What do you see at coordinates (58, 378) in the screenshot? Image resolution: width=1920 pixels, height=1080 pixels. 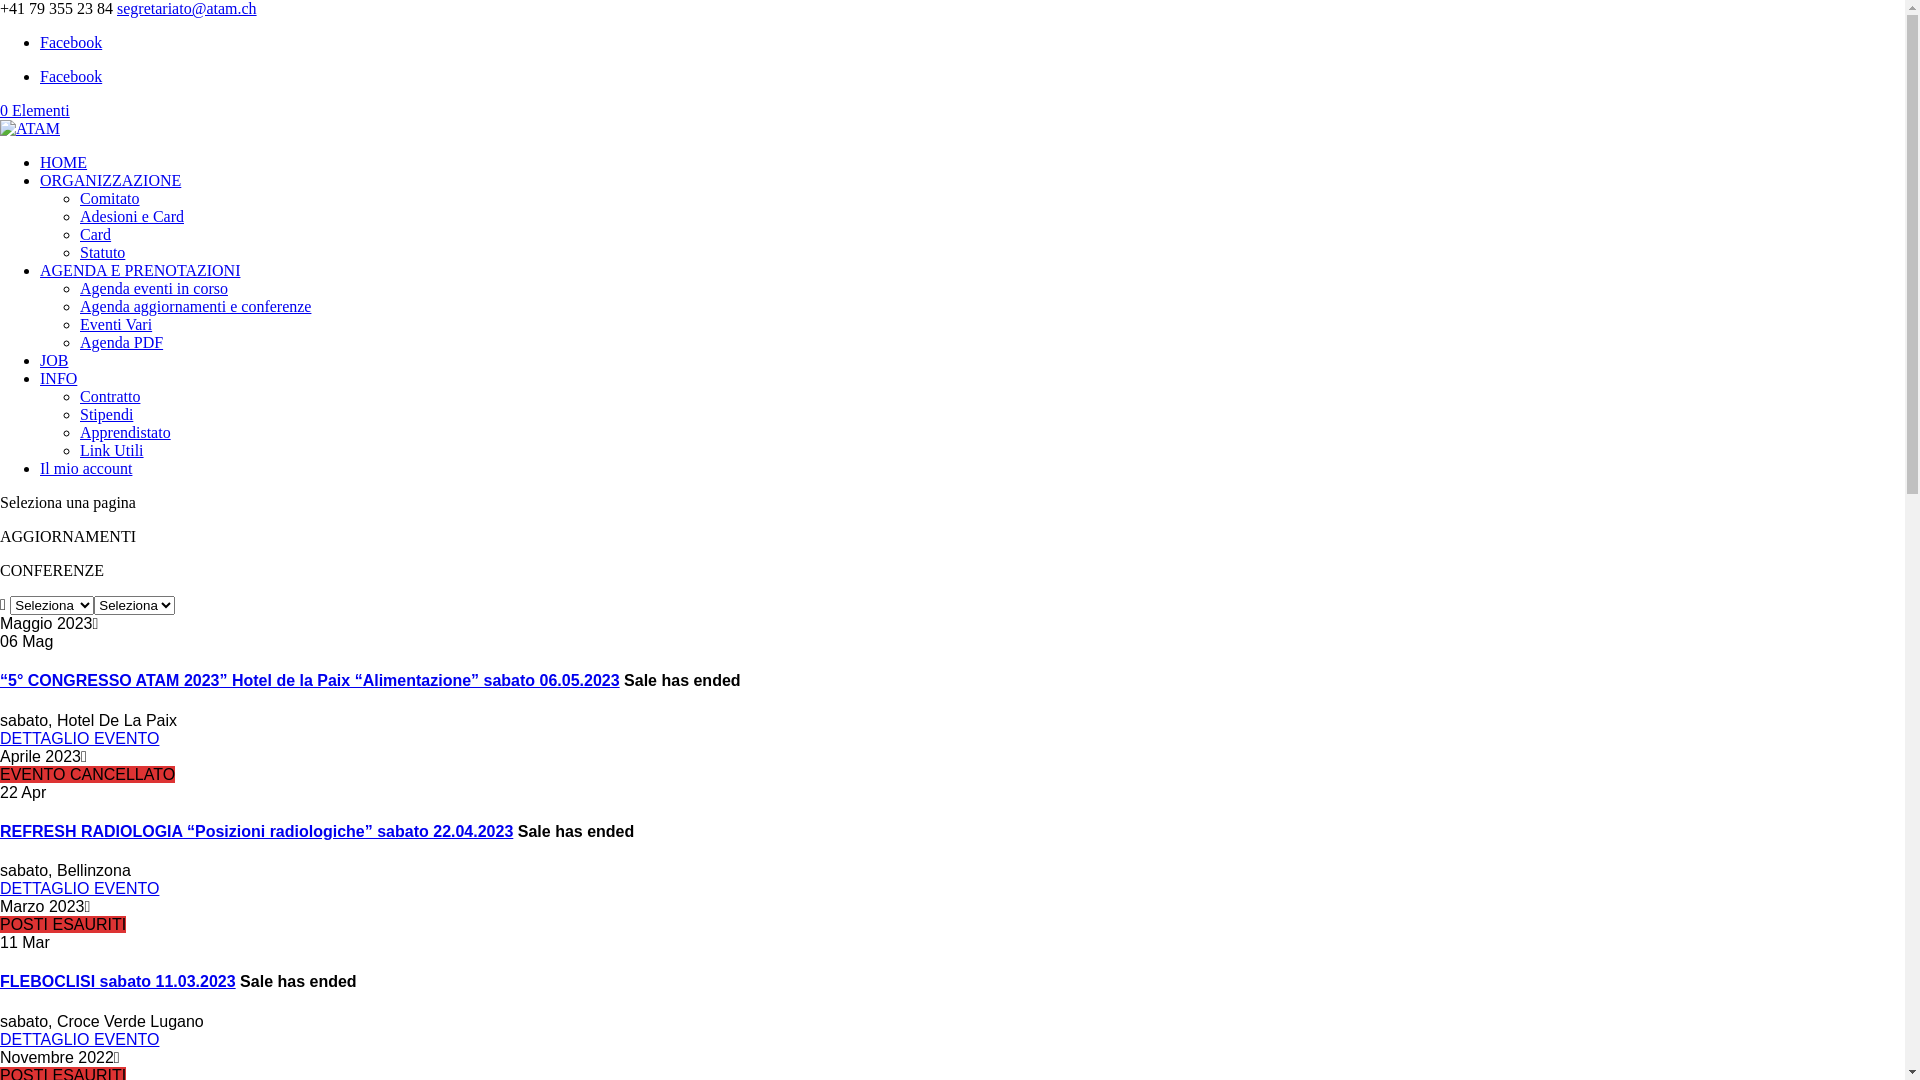 I see `'INFO'` at bounding box center [58, 378].